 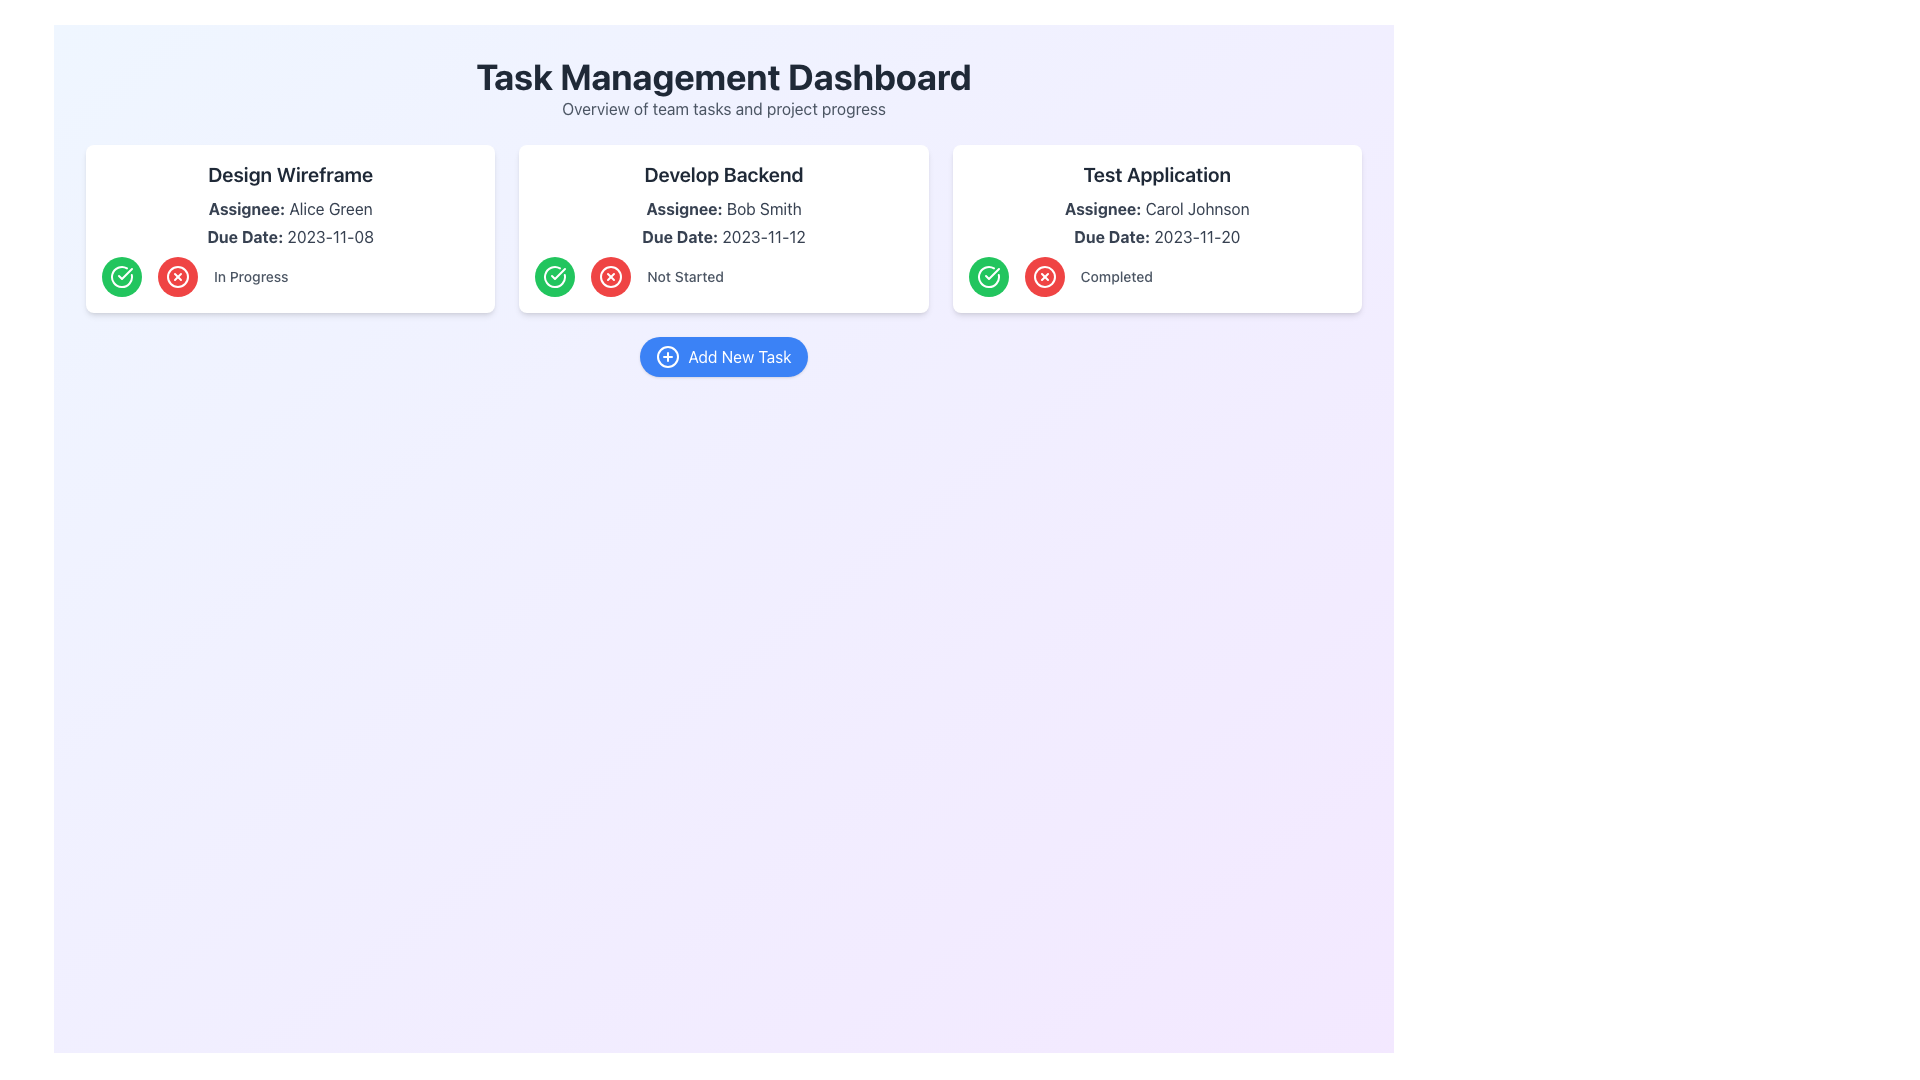 What do you see at coordinates (555, 277) in the screenshot?
I see `the circular green button with a white checkmark icon in the 'Develop Backend' section to mark the task as completed` at bounding box center [555, 277].